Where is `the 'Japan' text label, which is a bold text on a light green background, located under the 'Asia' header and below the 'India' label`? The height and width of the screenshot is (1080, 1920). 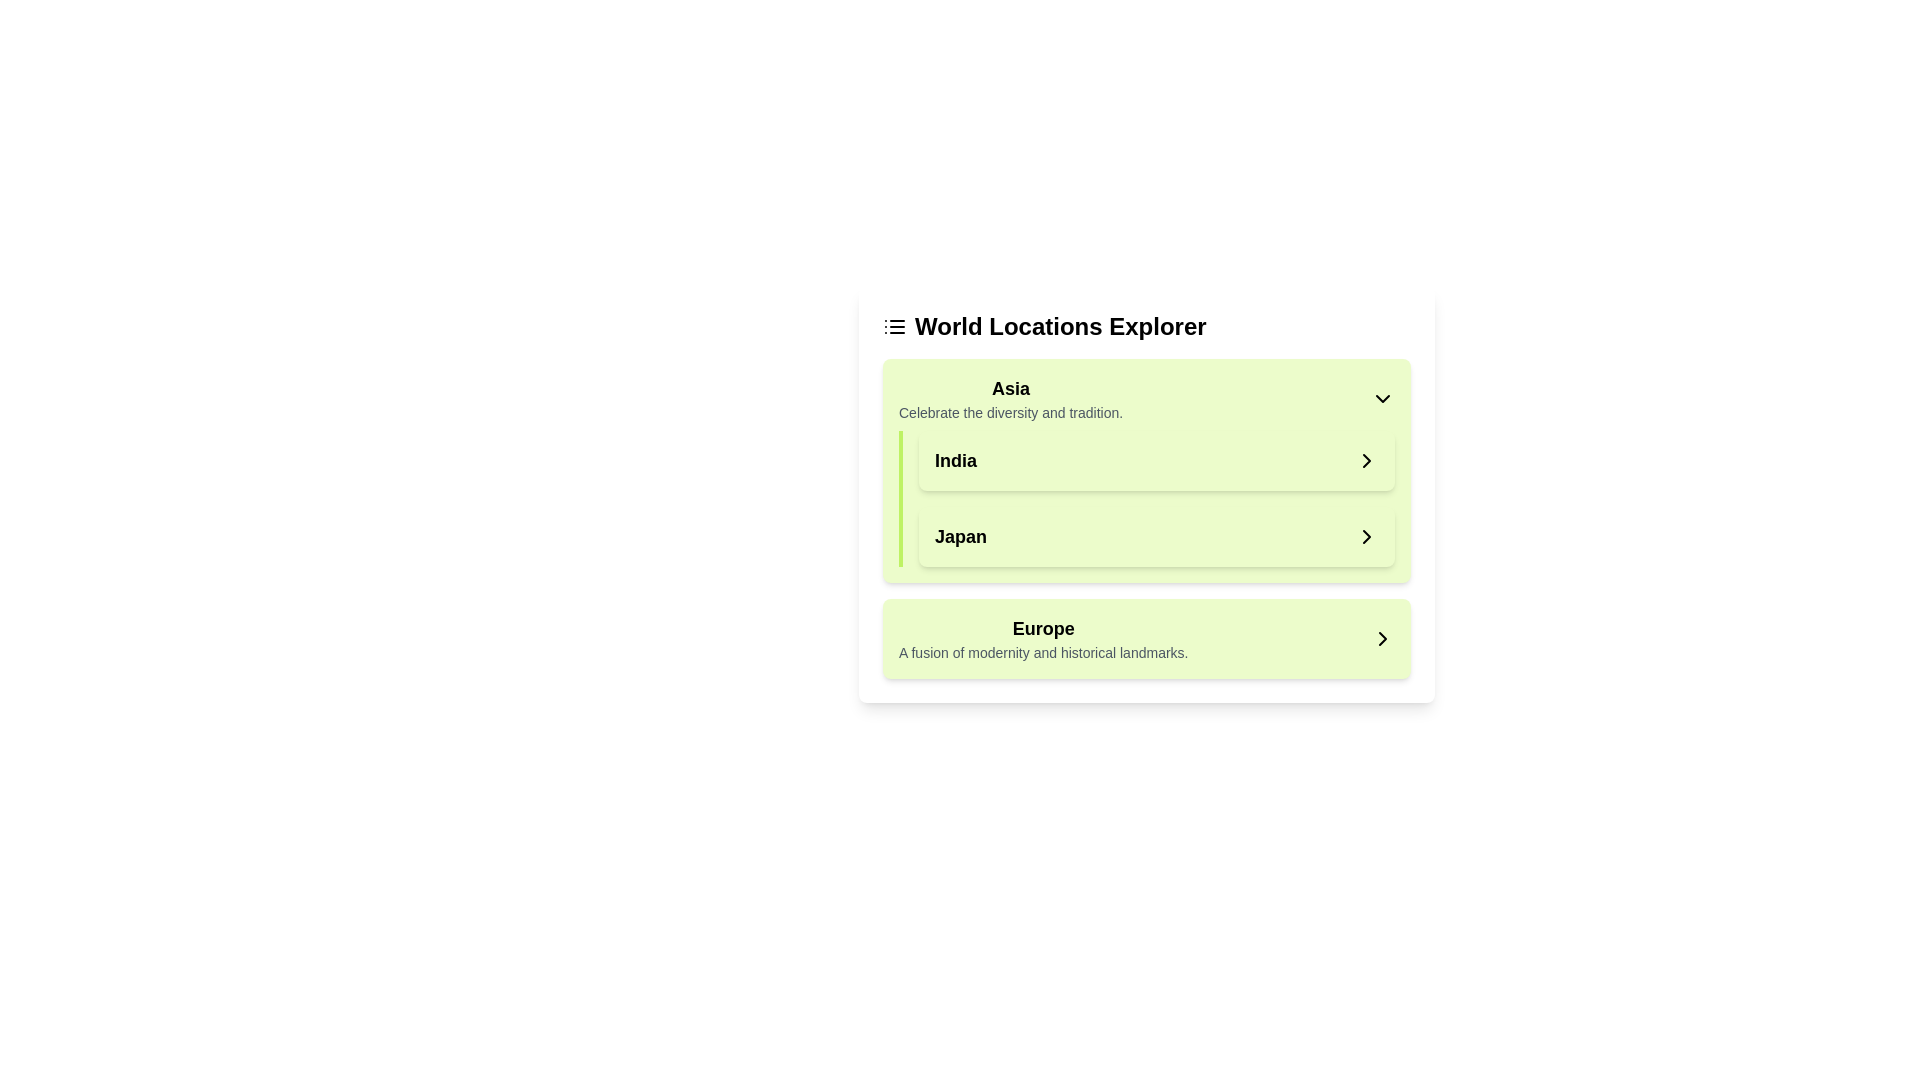 the 'Japan' text label, which is a bold text on a light green background, located under the 'Asia' header and below the 'India' label is located at coordinates (960, 535).